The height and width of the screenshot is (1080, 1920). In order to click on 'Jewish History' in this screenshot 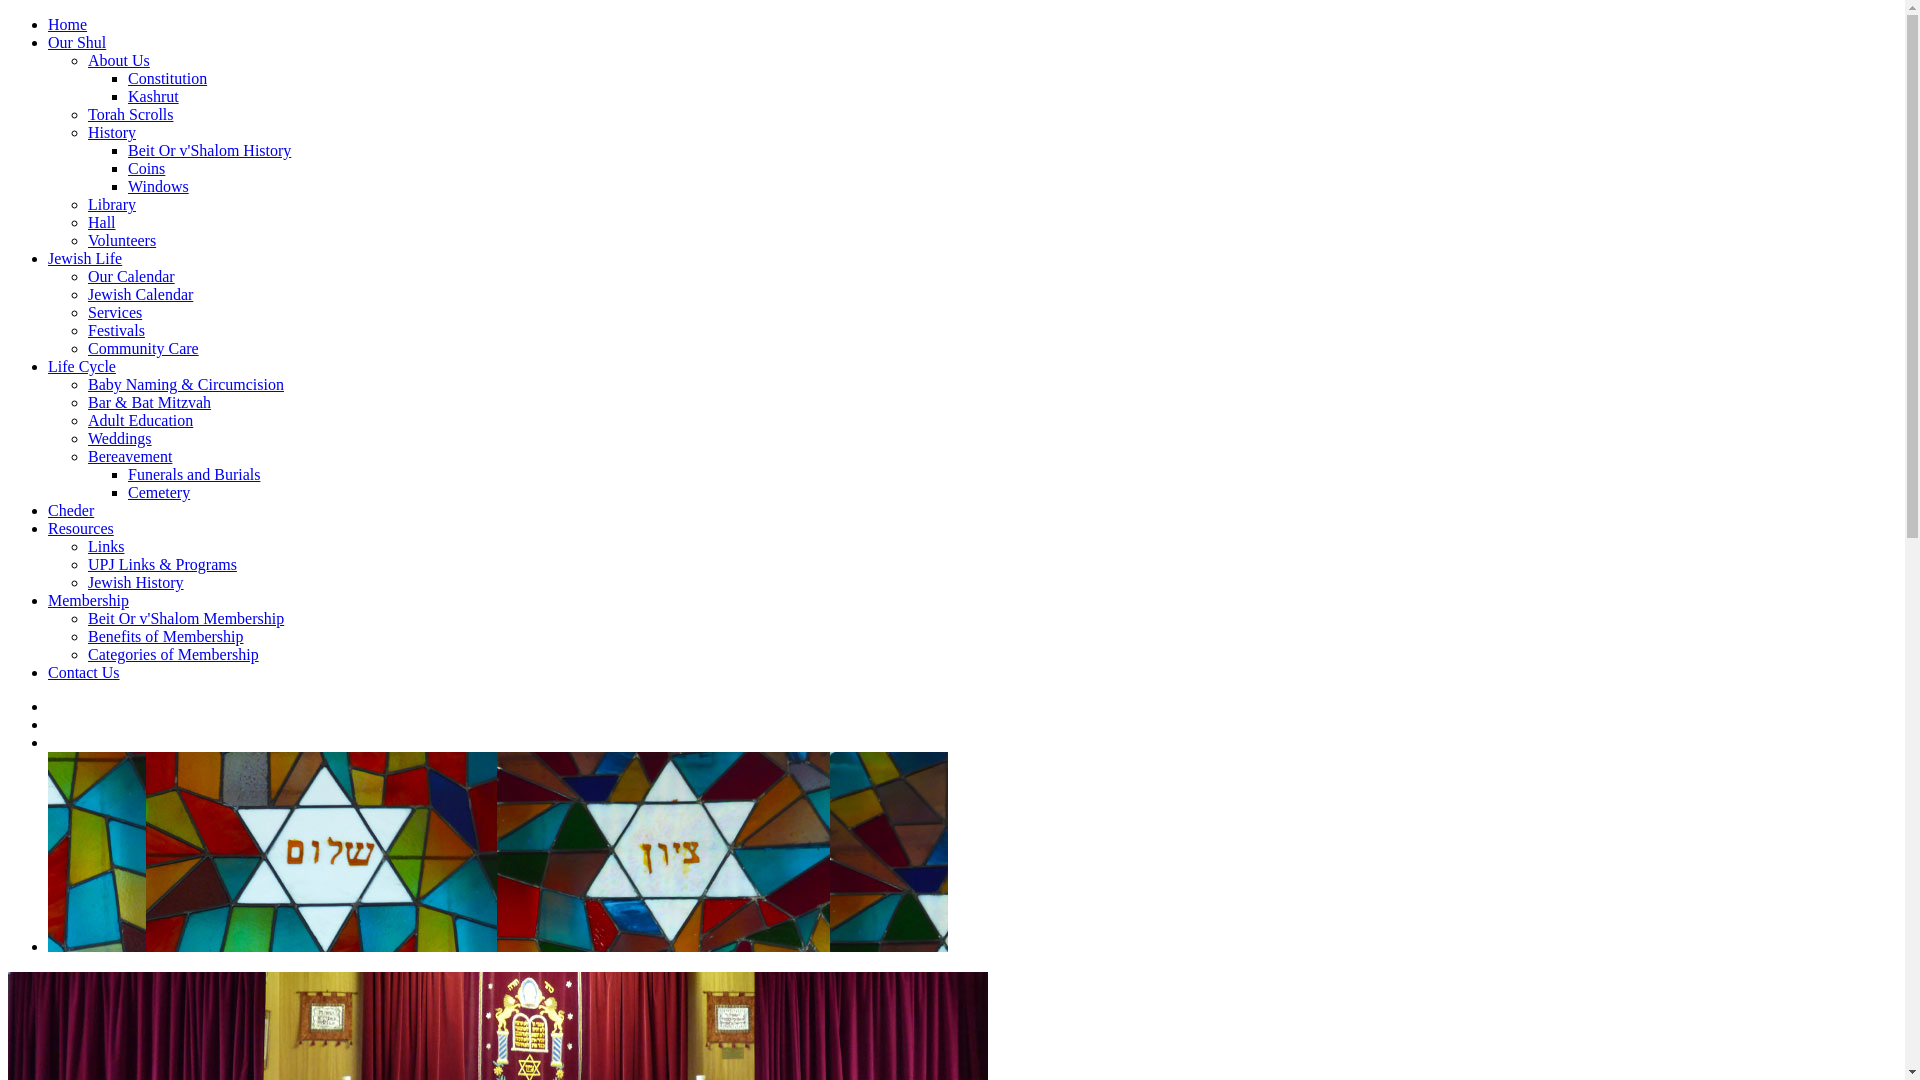, I will do `click(134, 582)`.